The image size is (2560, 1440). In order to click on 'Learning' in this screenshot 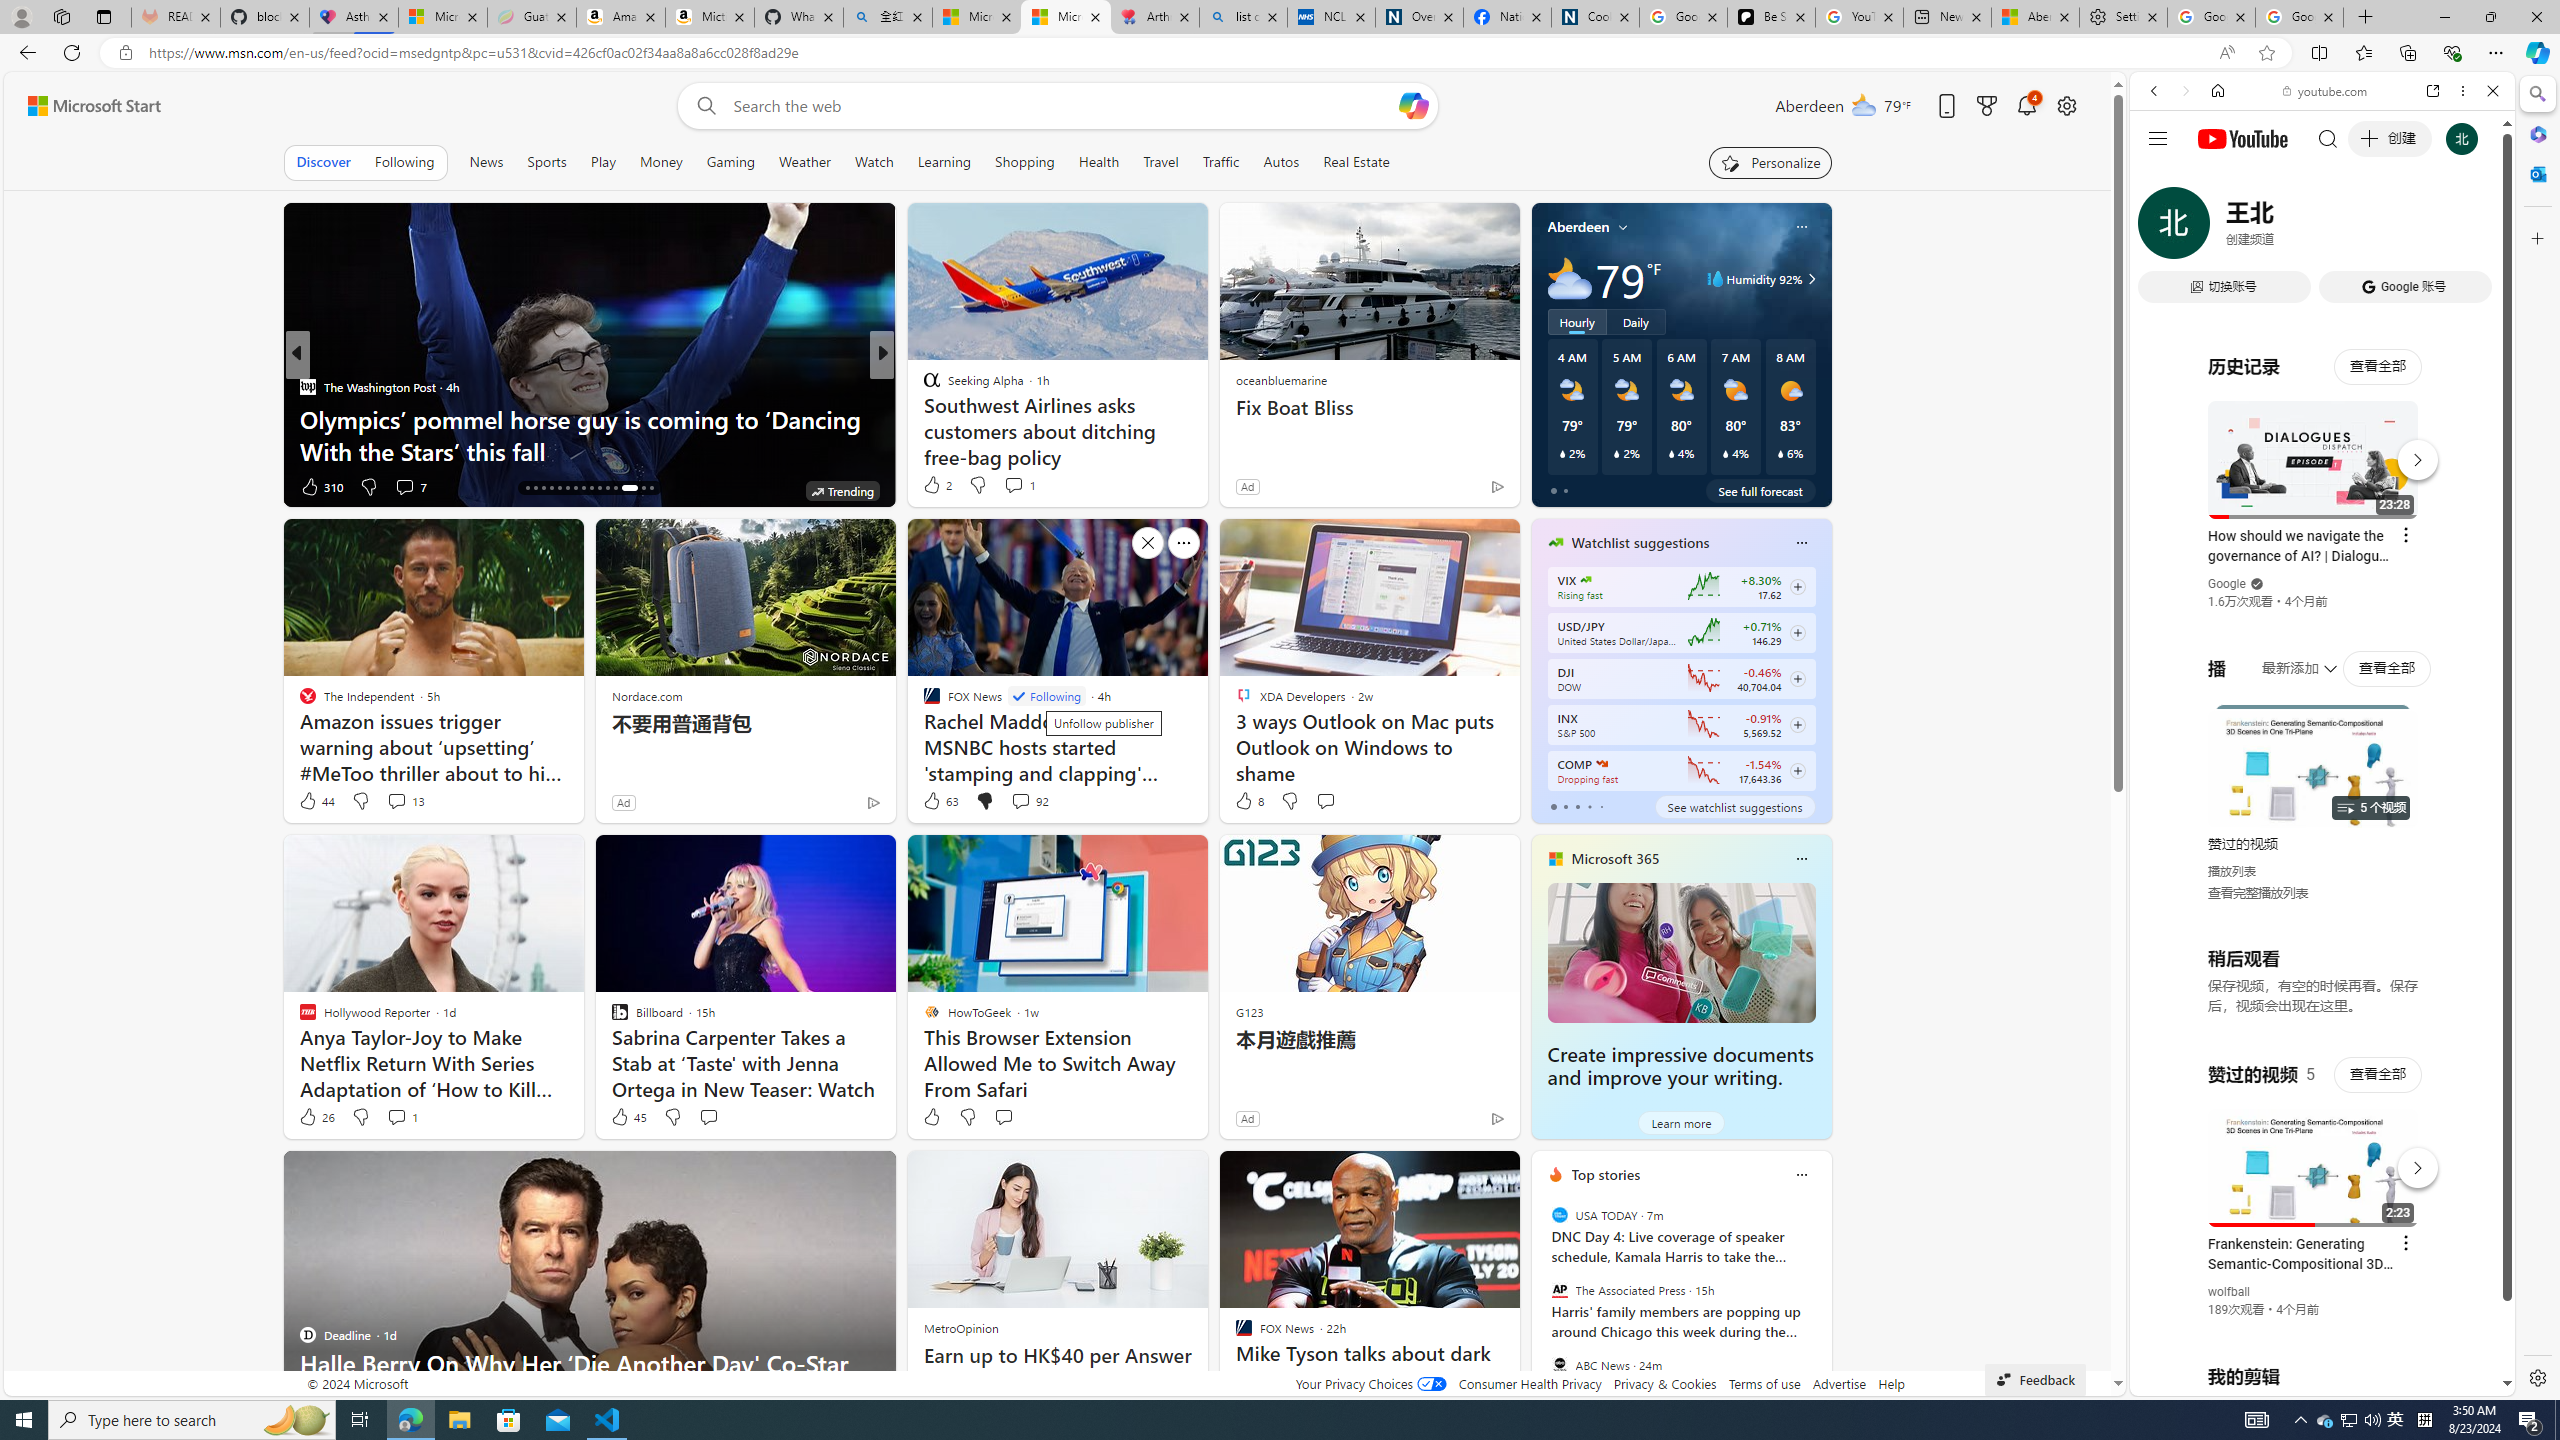, I will do `click(942, 161)`.